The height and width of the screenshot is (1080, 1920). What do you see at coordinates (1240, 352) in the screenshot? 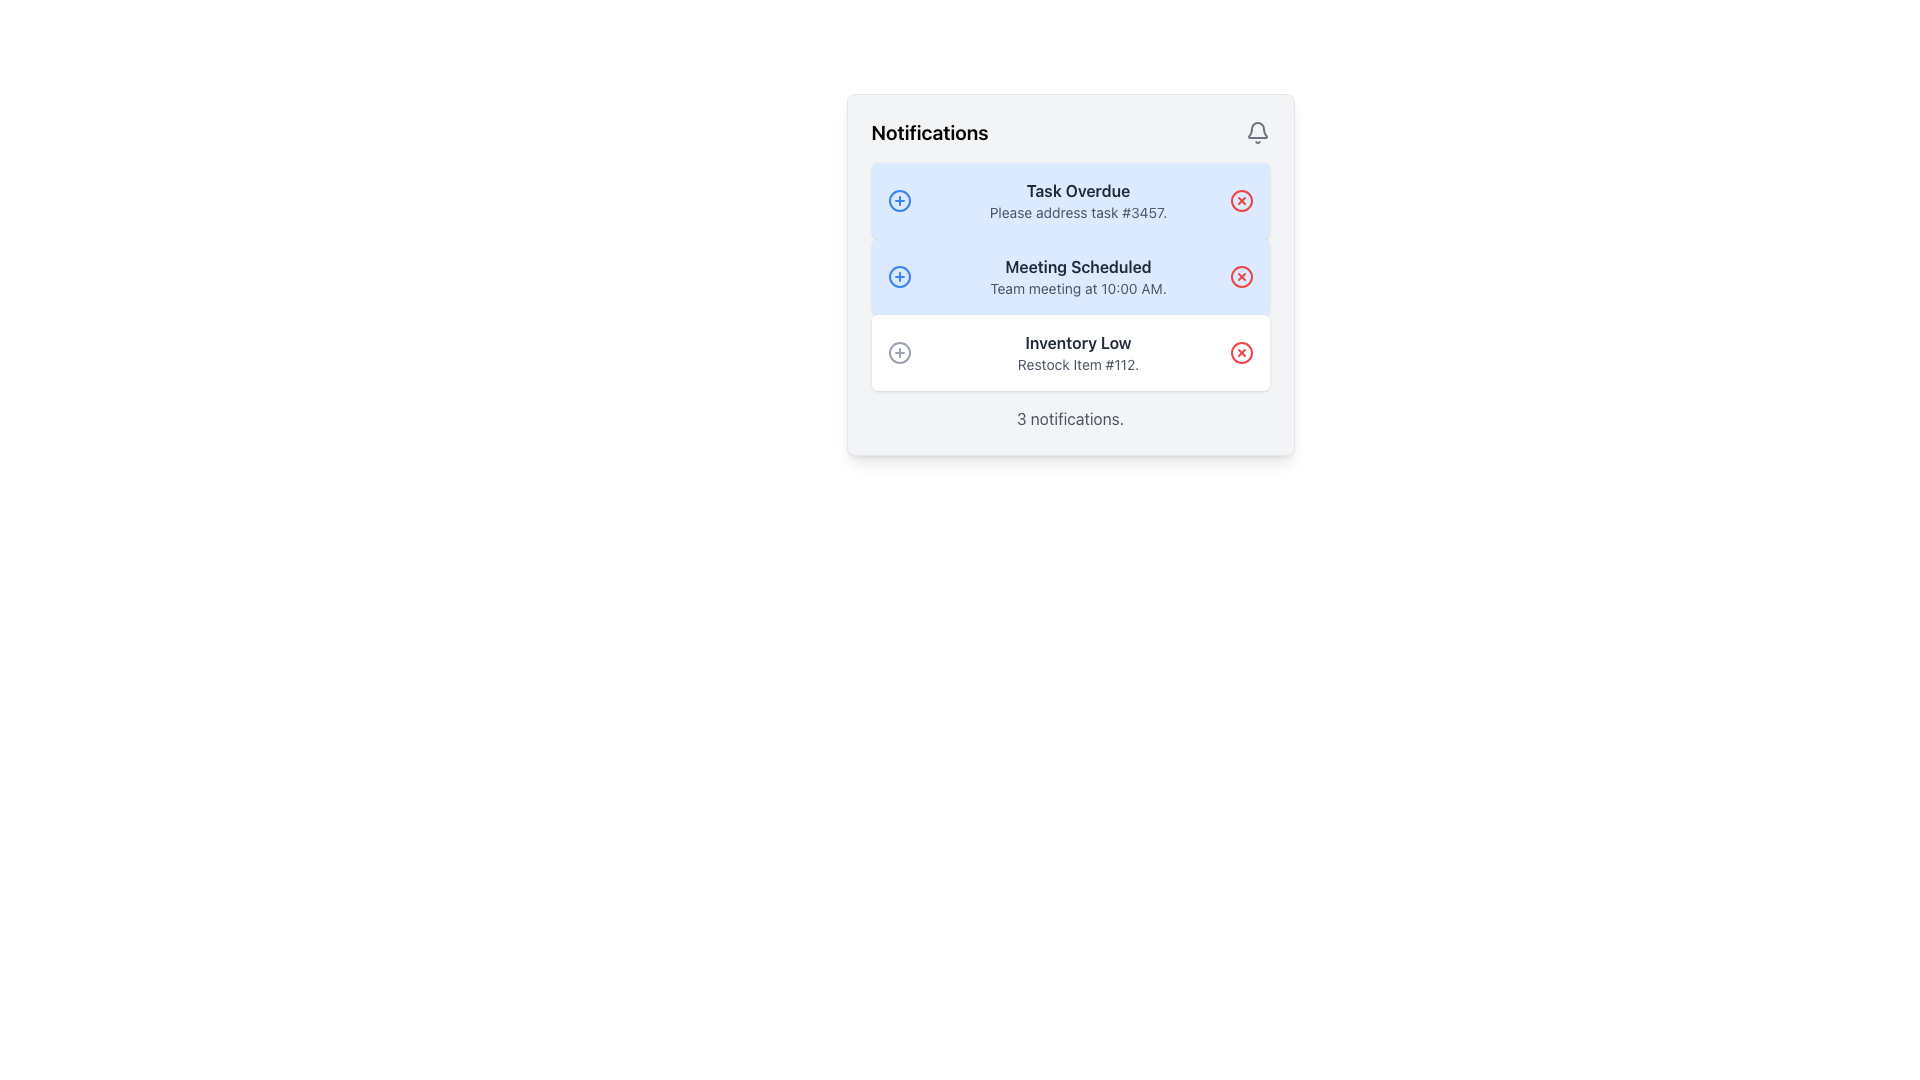
I see `the circular button with a white cross inside, styled with a red border and background, located at the top-right corner of the 'Inventory Low' notification card` at bounding box center [1240, 352].